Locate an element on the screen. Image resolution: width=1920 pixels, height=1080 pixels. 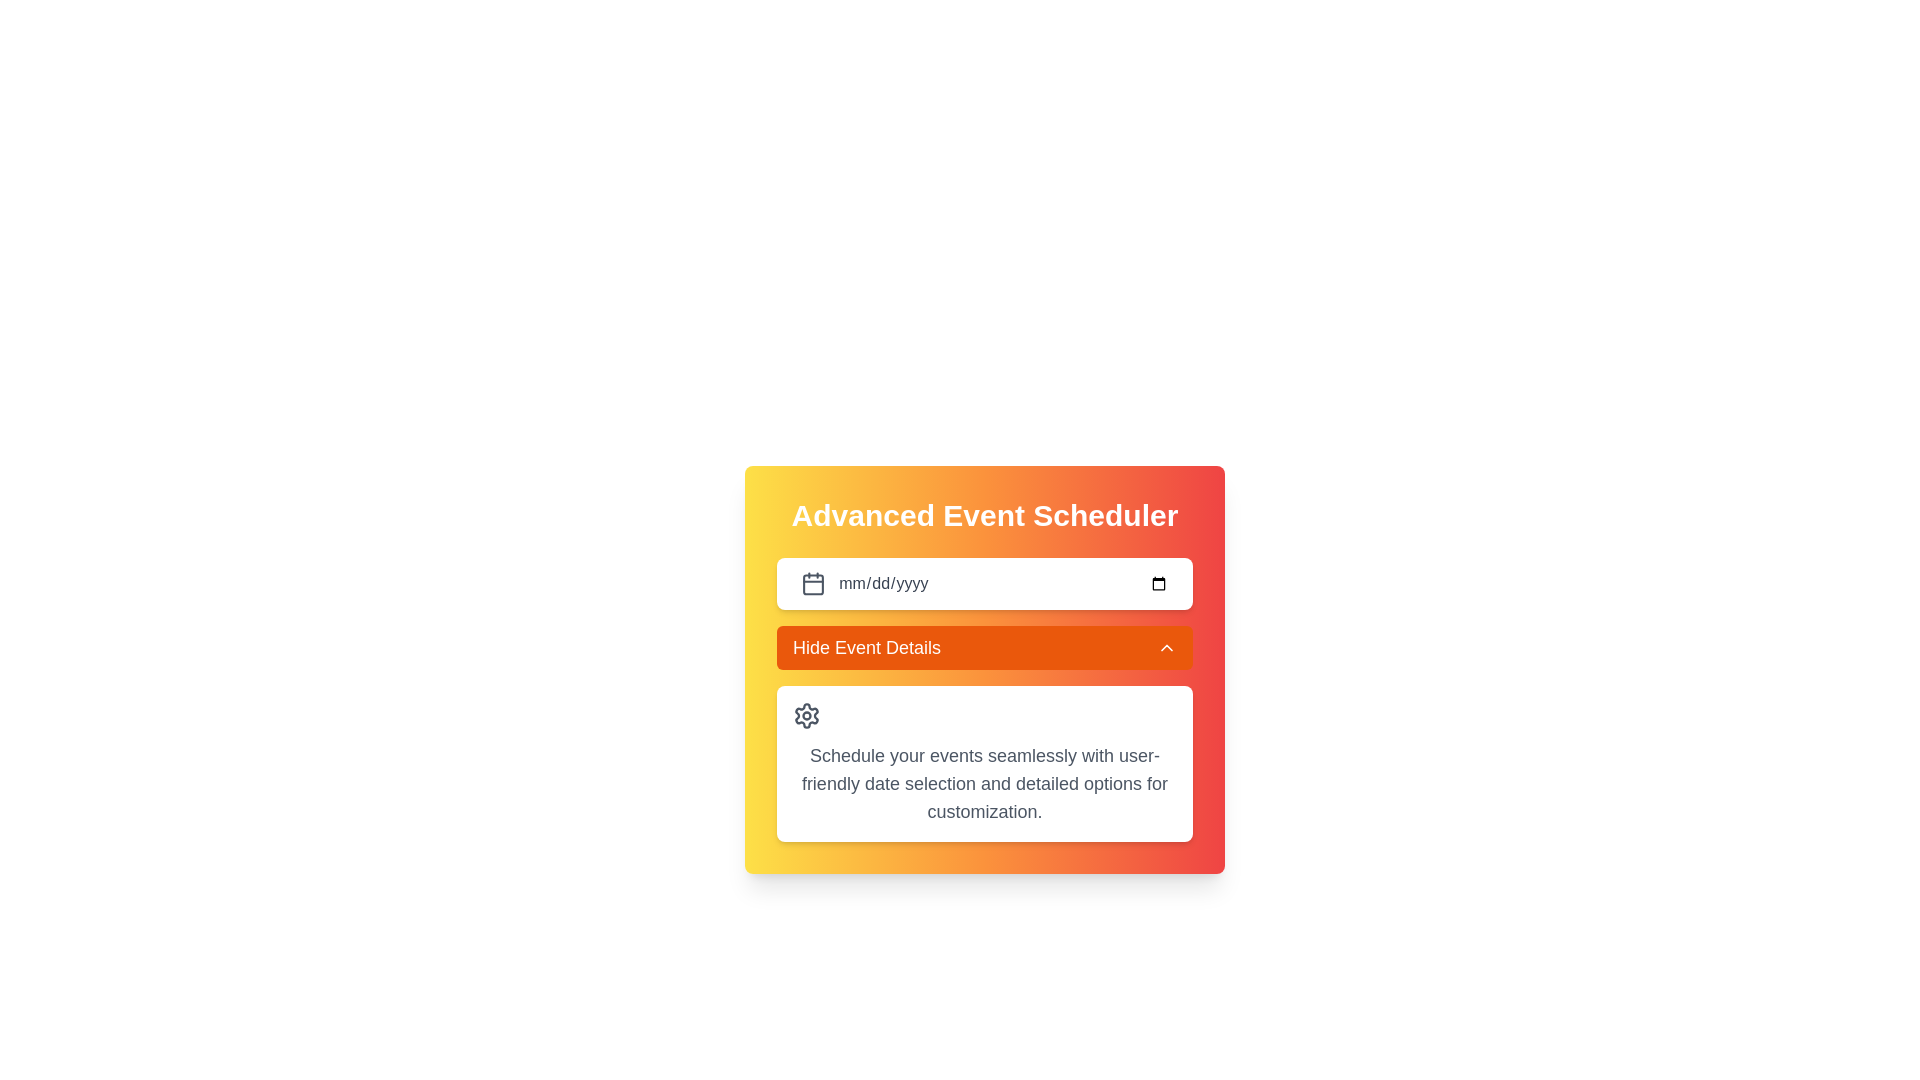
the chevron icon located at the far right end of the 'Hide Event Details' orange button is located at coordinates (1166, 648).